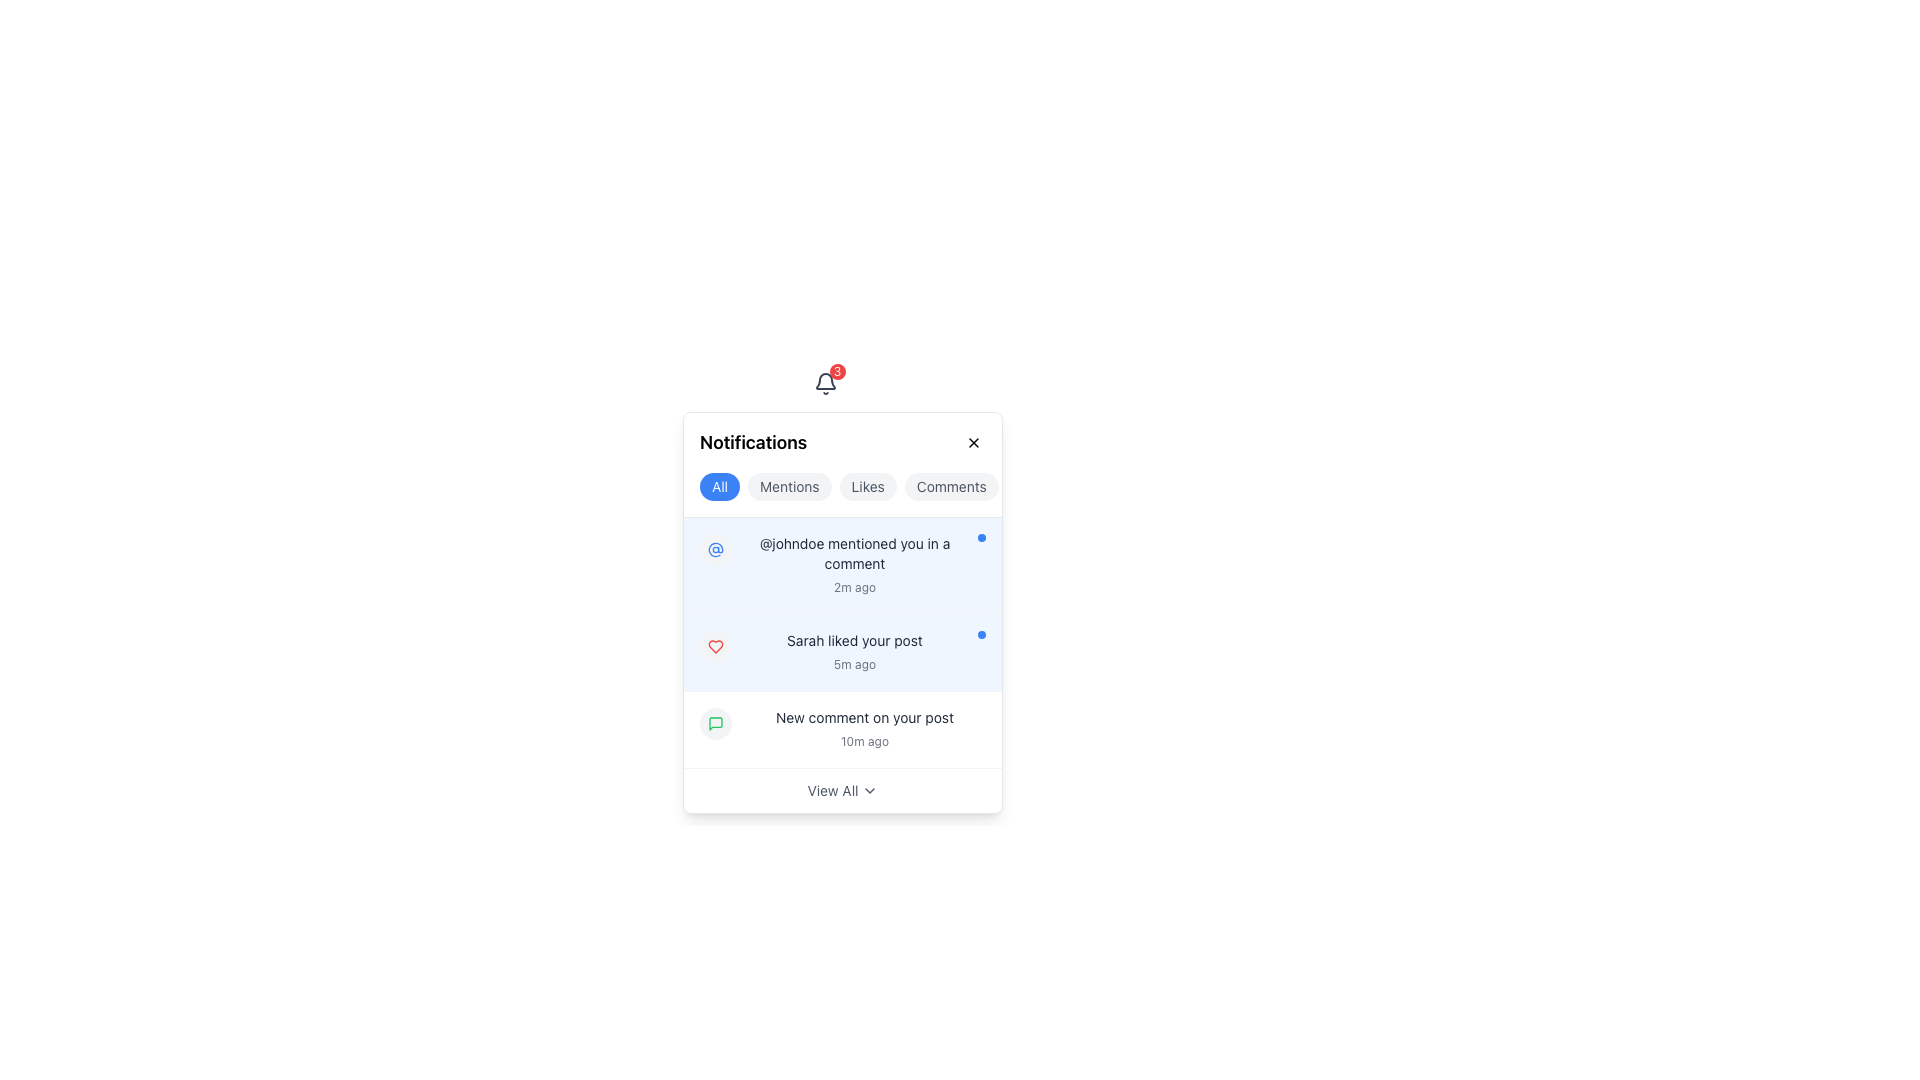  Describe the element at coordinates (720, 486) in the screenshot. I see `the pill-shaped button labeled 'All' with a blue background and white text, which is the first button in the horizontal group of buttons in the notification panel` at that location.